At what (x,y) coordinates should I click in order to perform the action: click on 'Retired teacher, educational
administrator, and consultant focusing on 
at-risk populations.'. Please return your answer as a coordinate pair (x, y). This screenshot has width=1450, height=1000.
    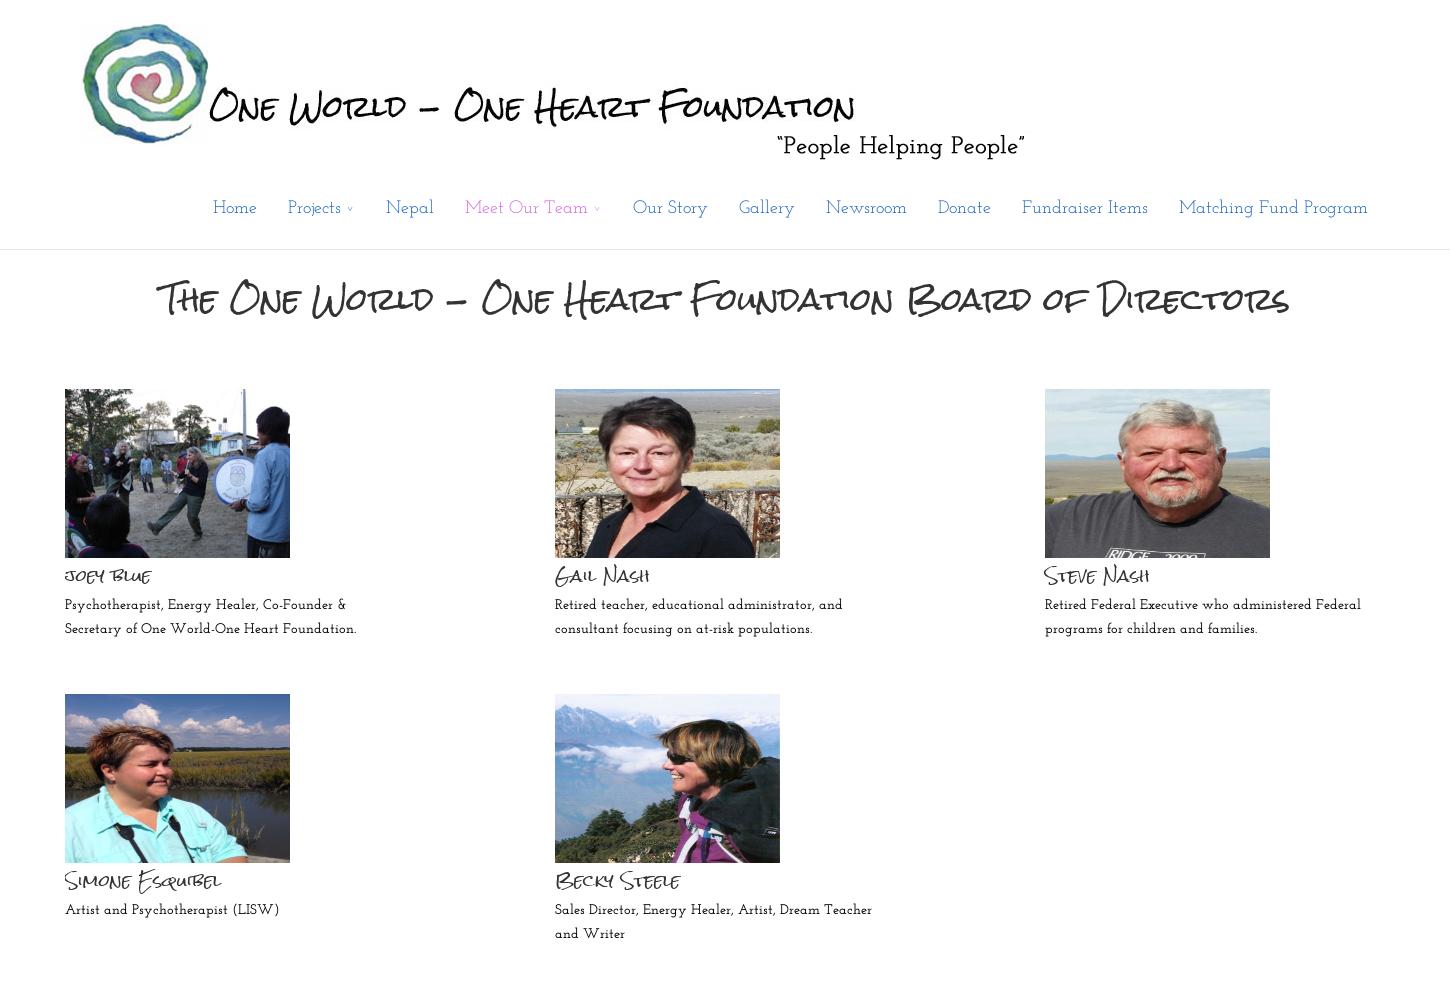
    Looking at the image, I should click on (698, 616).